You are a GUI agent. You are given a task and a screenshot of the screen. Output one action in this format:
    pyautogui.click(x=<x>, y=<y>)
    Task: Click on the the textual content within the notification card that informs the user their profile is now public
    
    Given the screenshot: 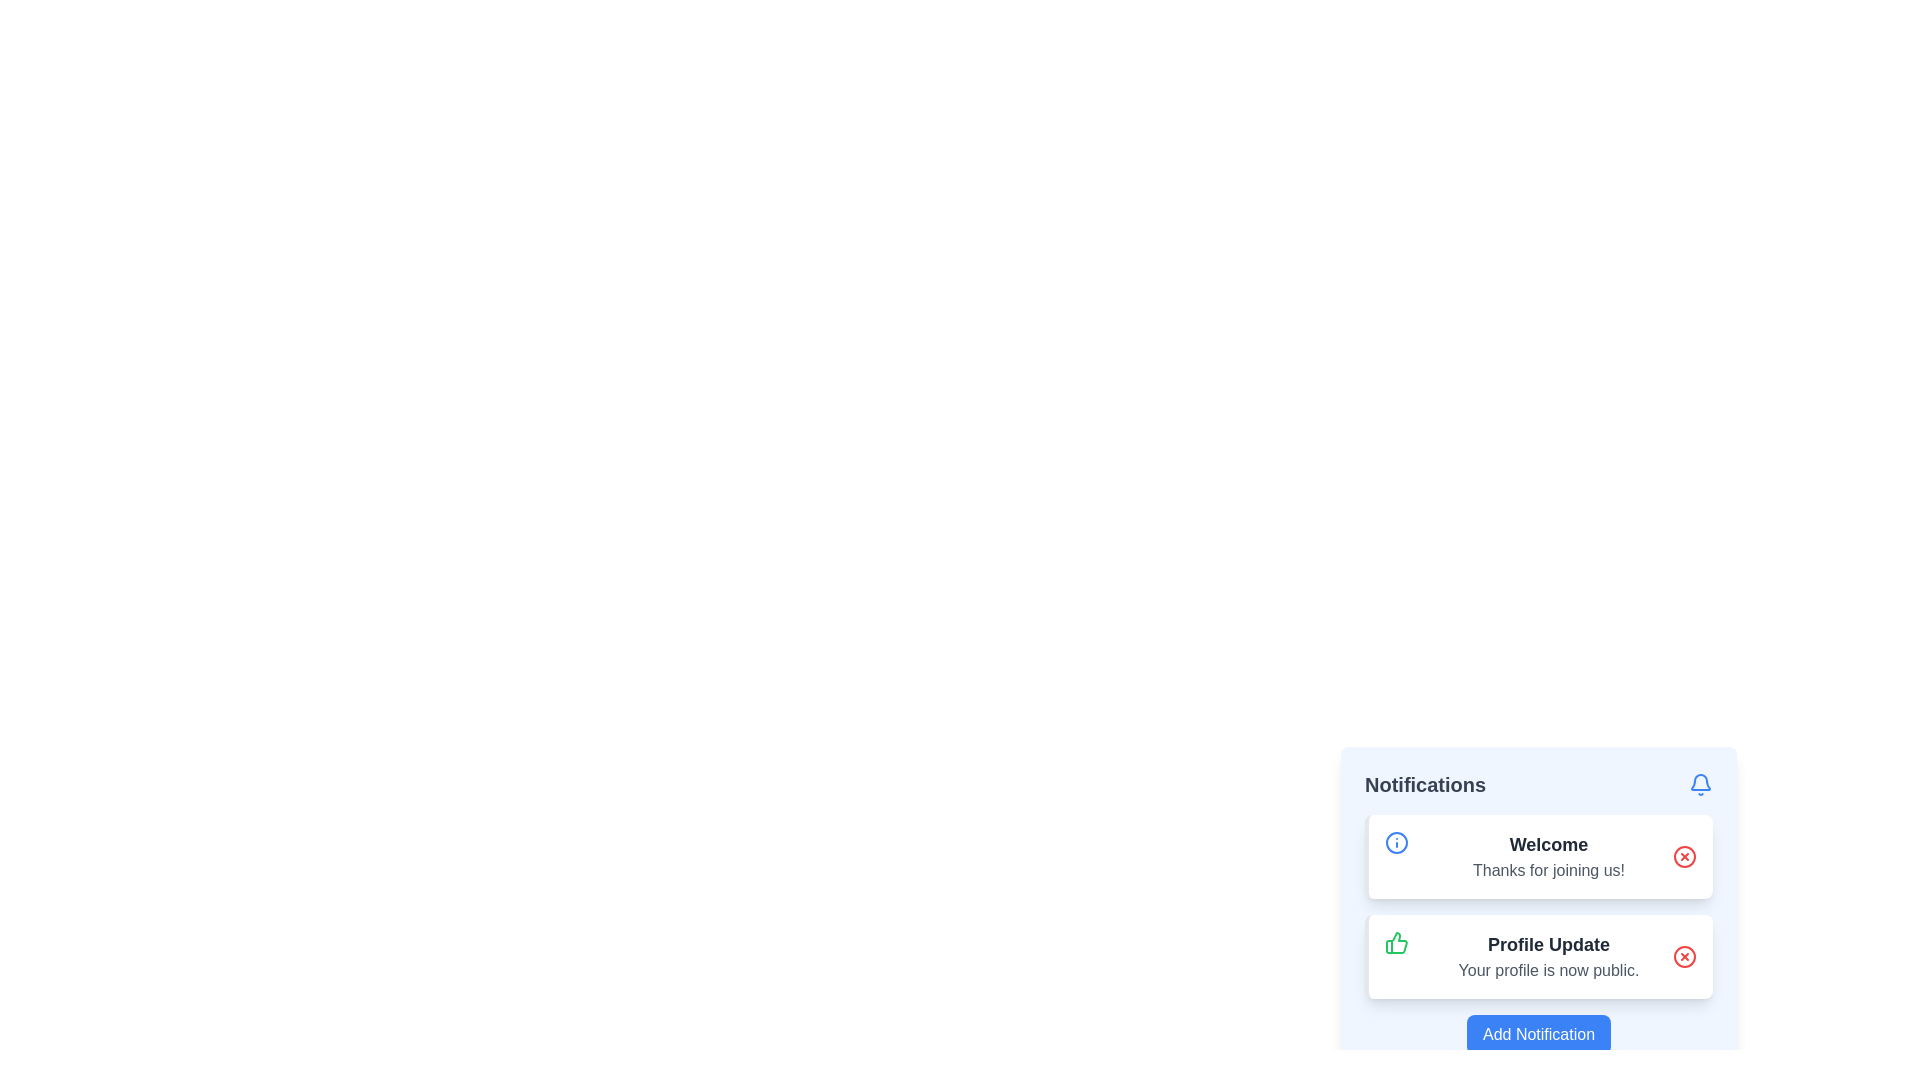 What is the action you would take?
    pyautogui.click(x=1548, y=955)
    